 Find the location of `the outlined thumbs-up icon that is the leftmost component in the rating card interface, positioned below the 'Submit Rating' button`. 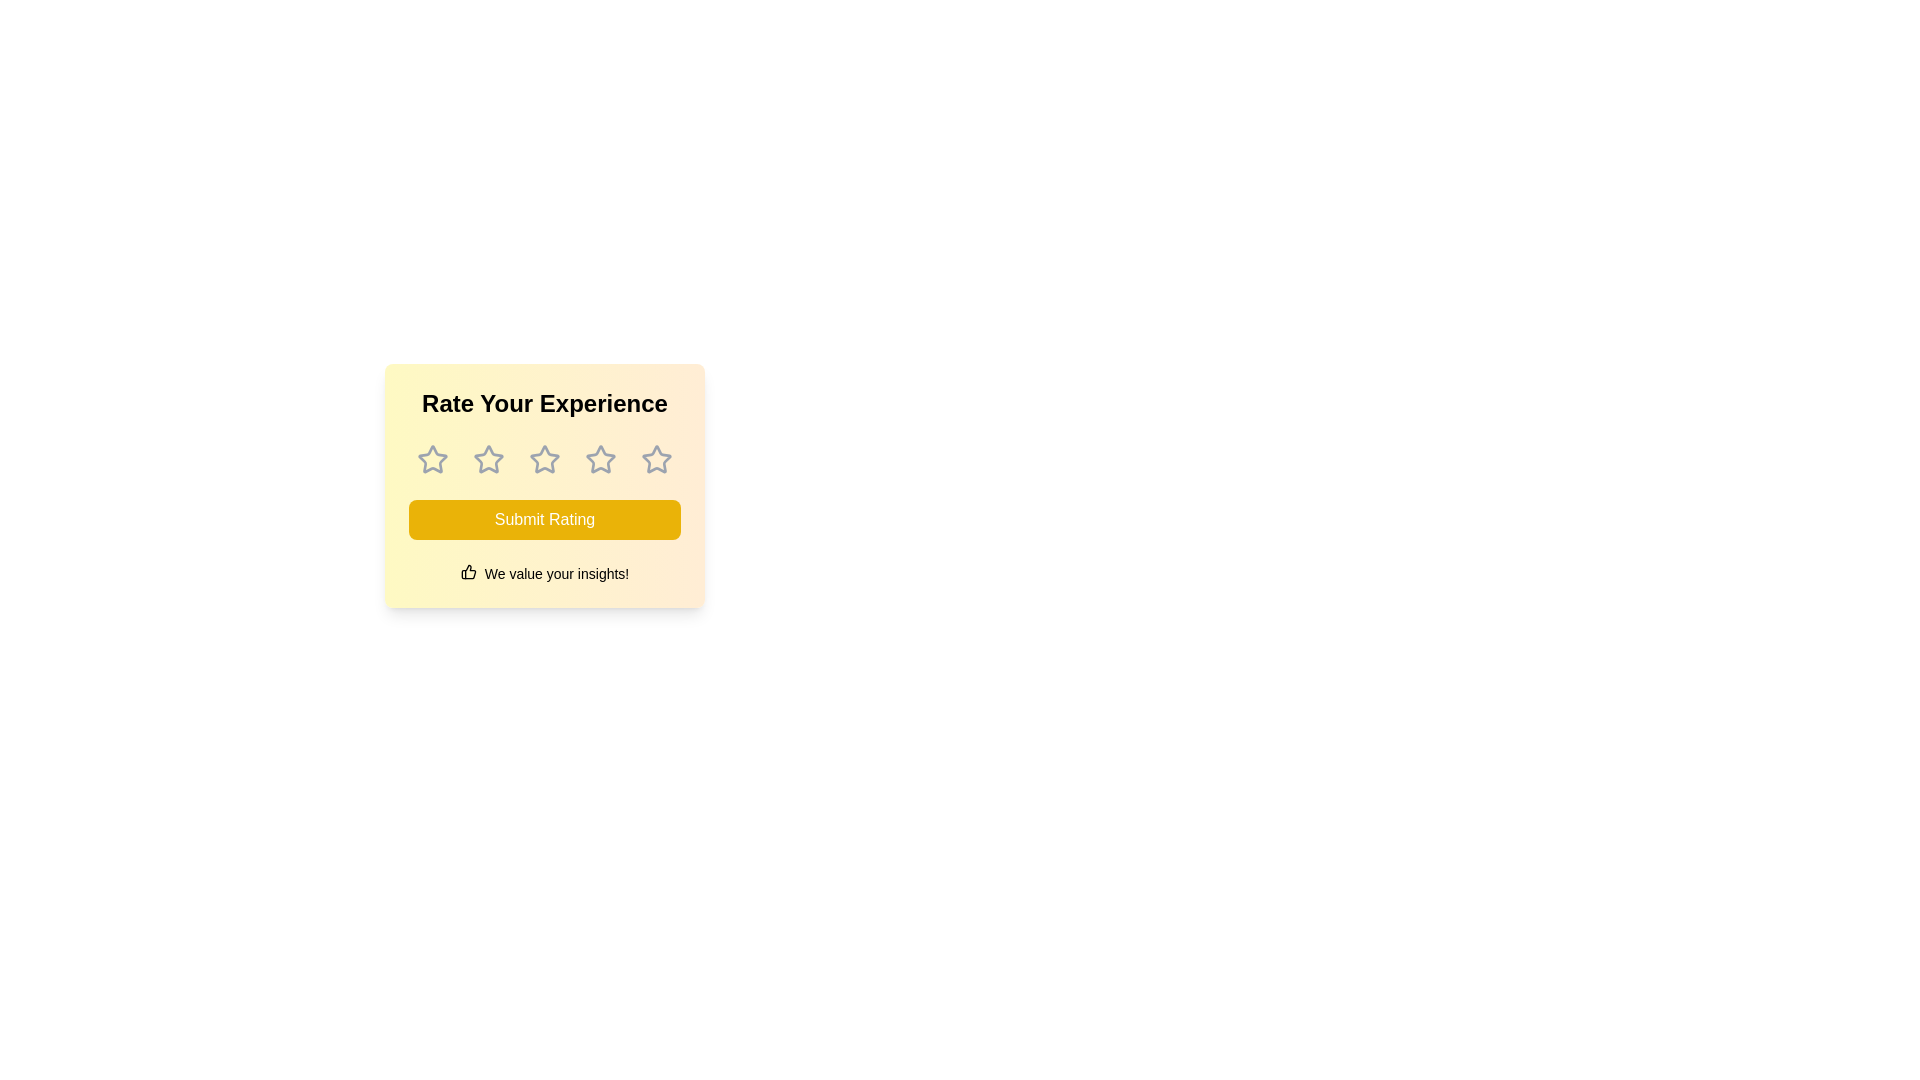

the outlined thumbs-up icon that is the leftmost component in the rating card interface, positioned below the 'Submit Rating' button is located at coordinates (467, 571).